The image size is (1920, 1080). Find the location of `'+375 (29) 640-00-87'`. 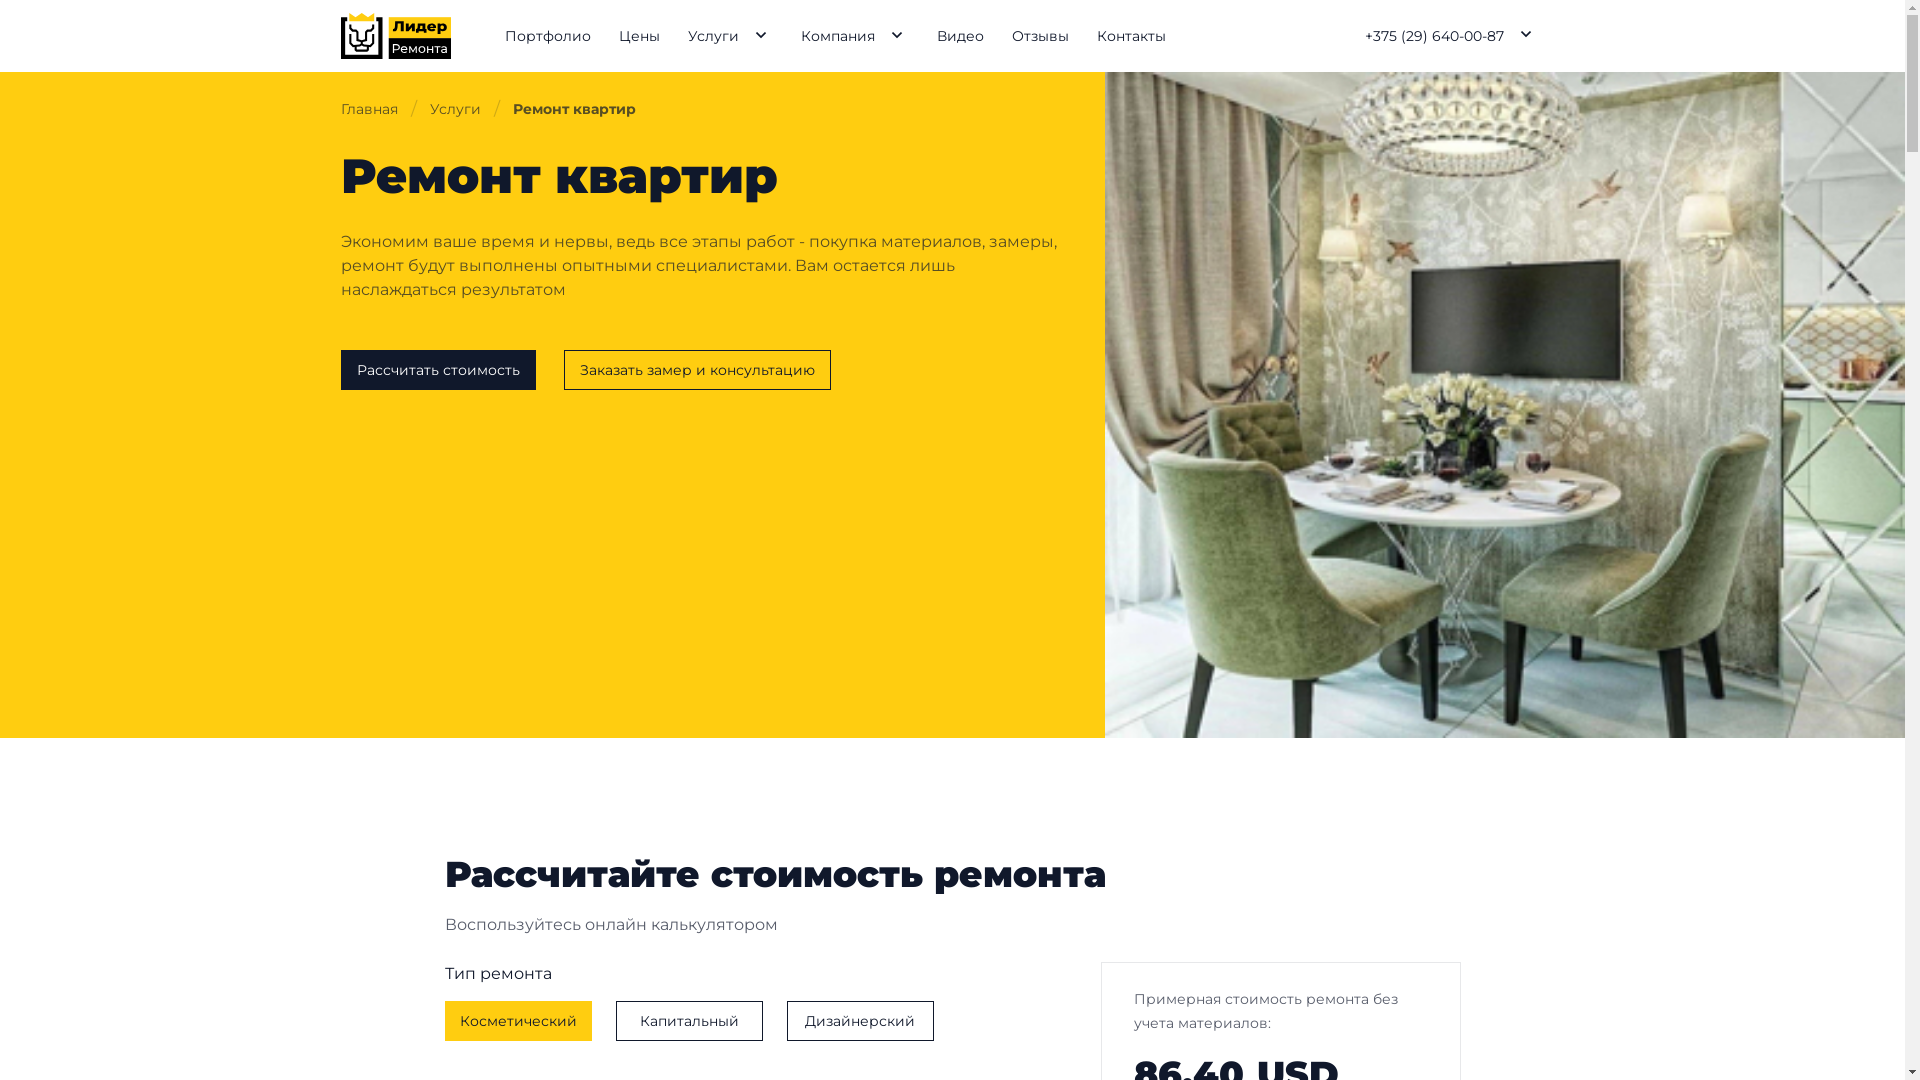

'+375 (29) 640-00-87' is located at coordinates (1432, 35).